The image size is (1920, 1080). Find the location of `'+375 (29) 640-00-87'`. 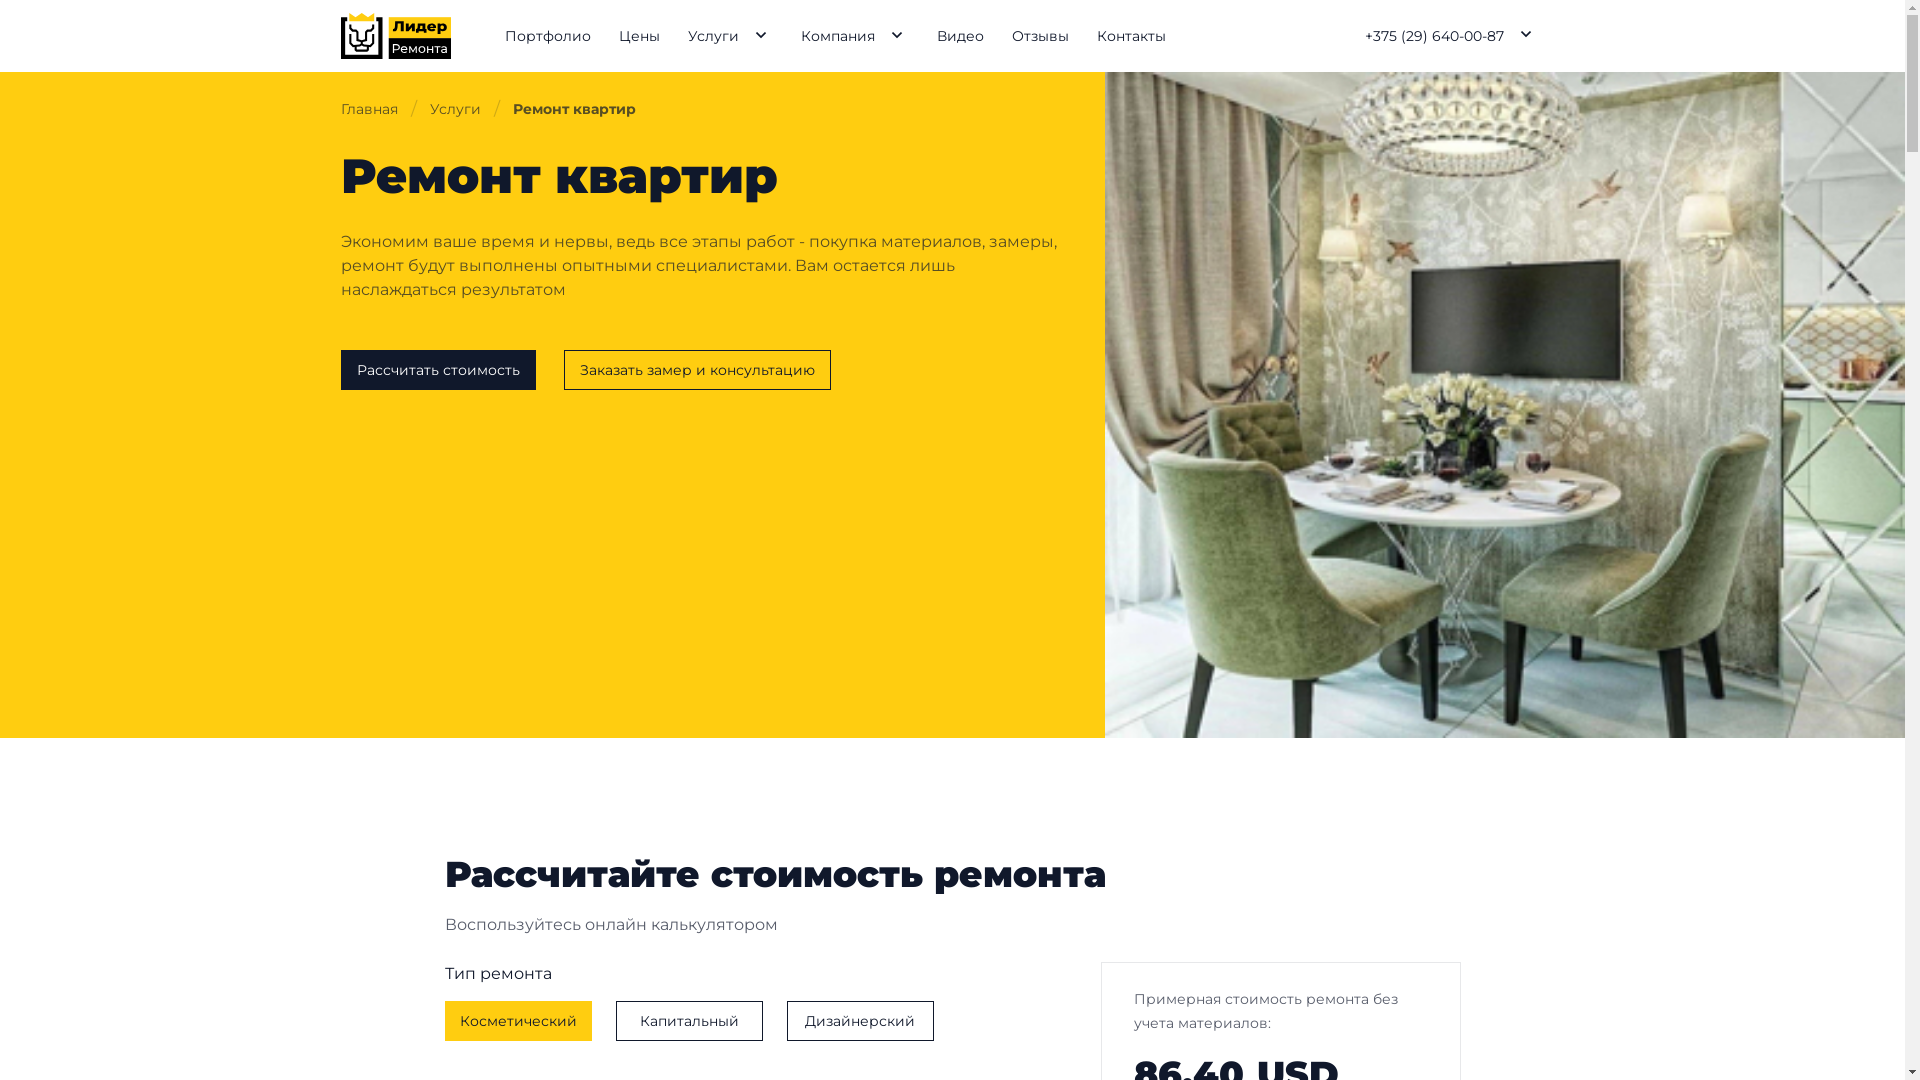

'+375 (29) 640-00-87' is located at coordinates (1432, 35).